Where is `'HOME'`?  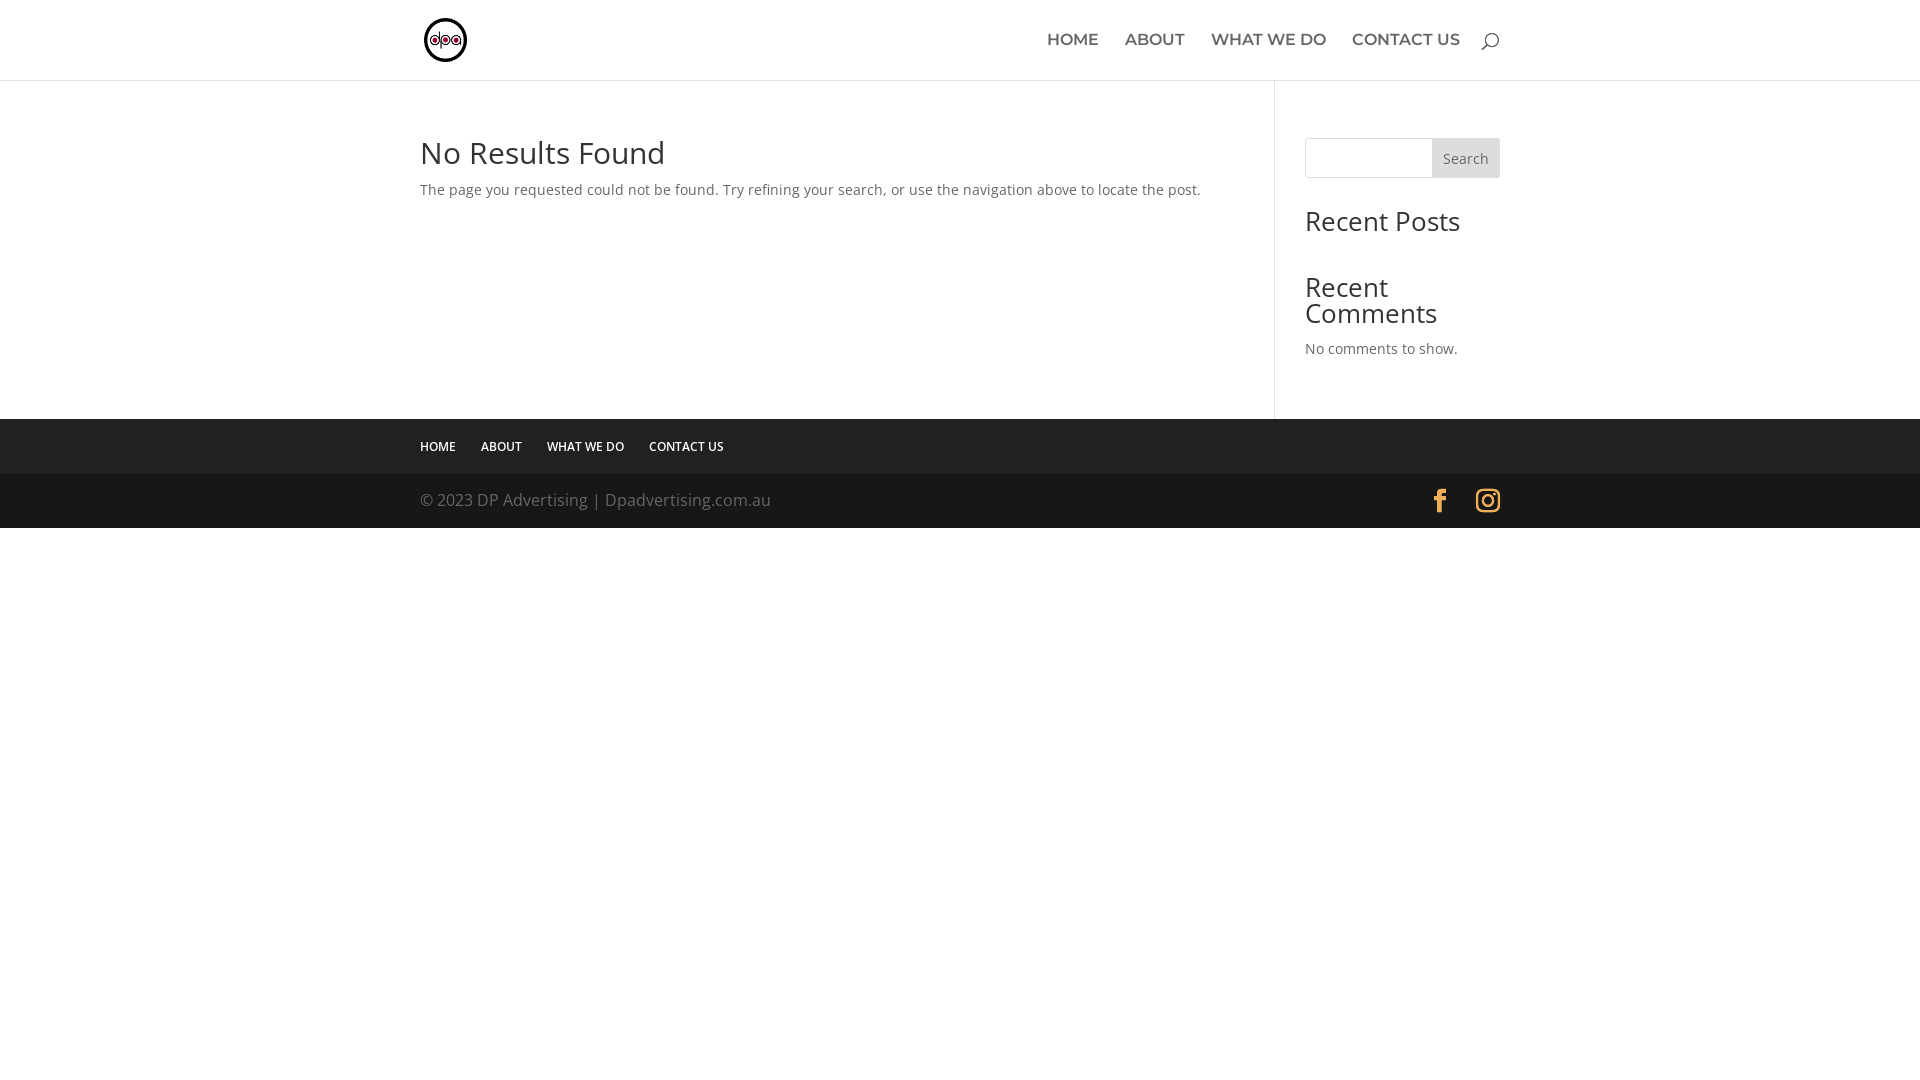
'HOME' is located at coordinates (1072, 55).